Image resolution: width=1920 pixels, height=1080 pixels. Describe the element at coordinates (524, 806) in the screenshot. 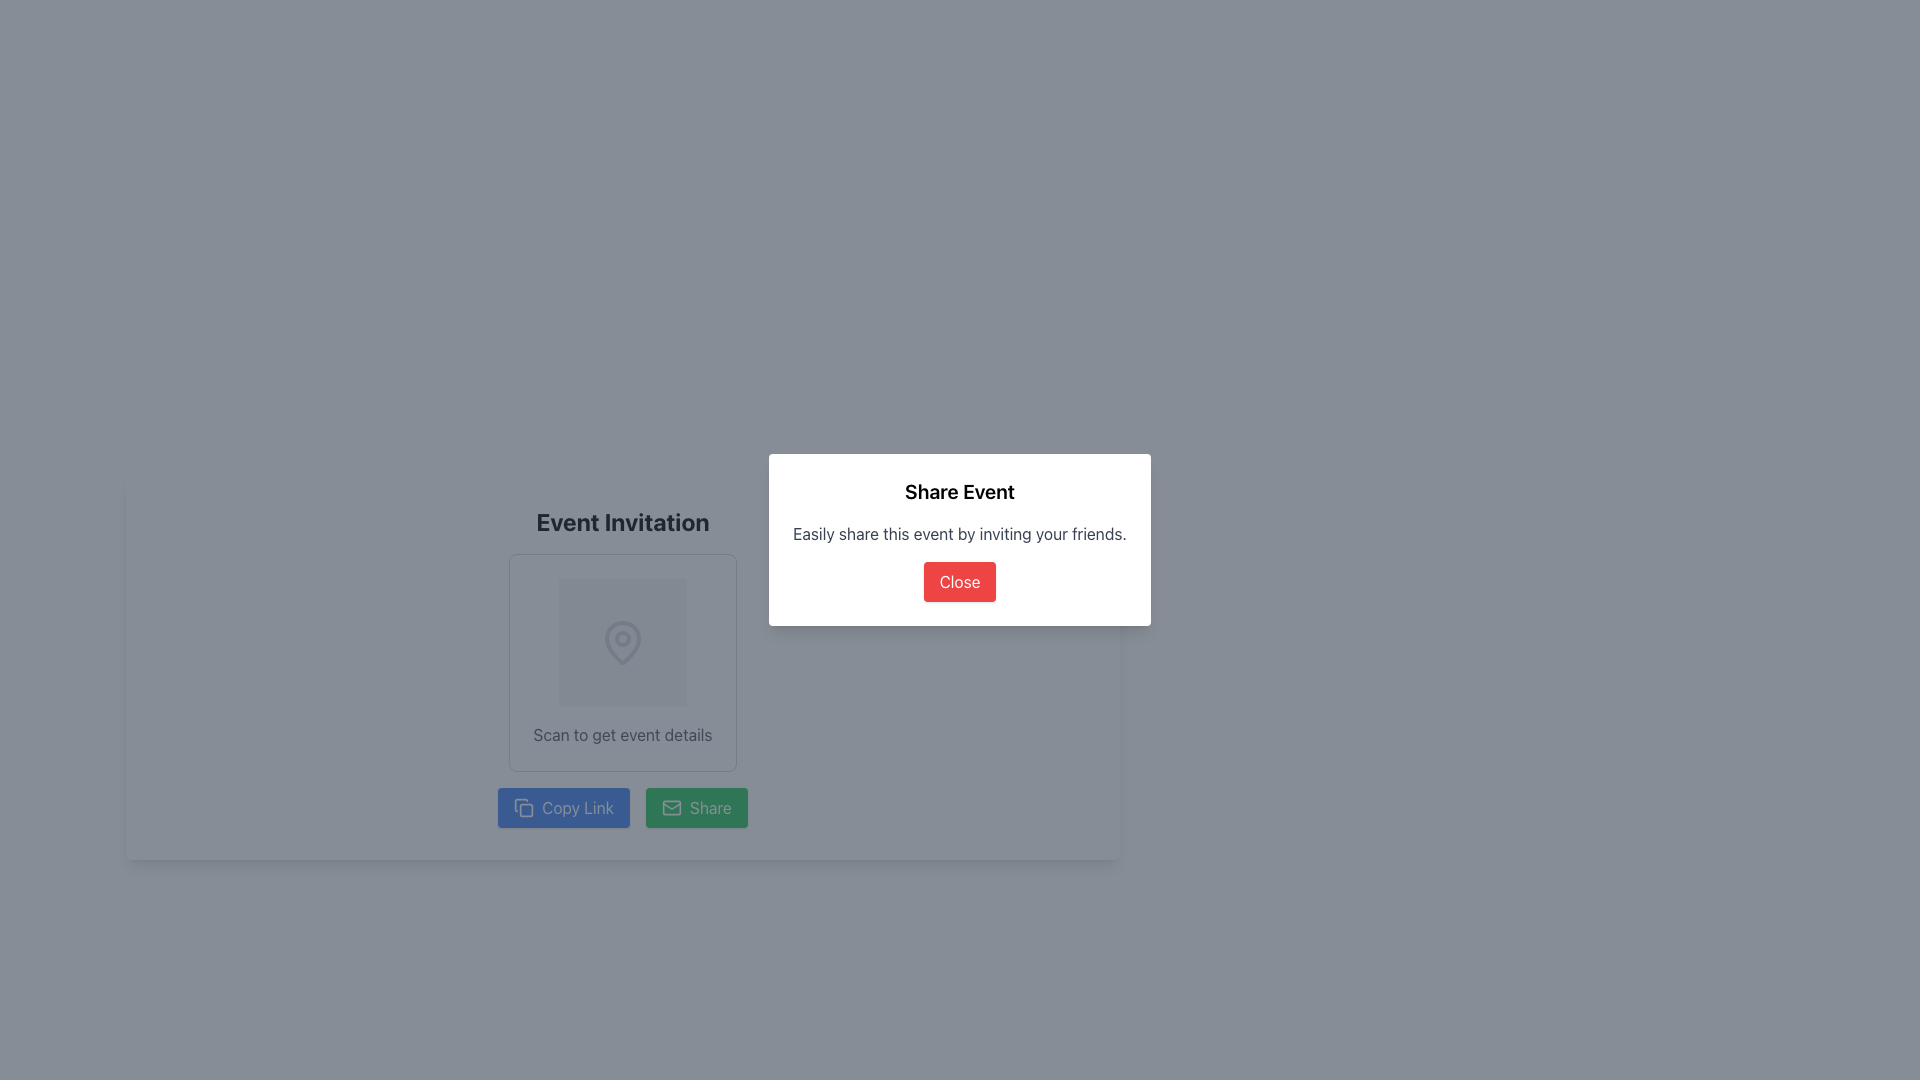

I see `the ornamental icon located to the left of the 'Copy Link' button at the bottom center of the left card in the interface` at that location.